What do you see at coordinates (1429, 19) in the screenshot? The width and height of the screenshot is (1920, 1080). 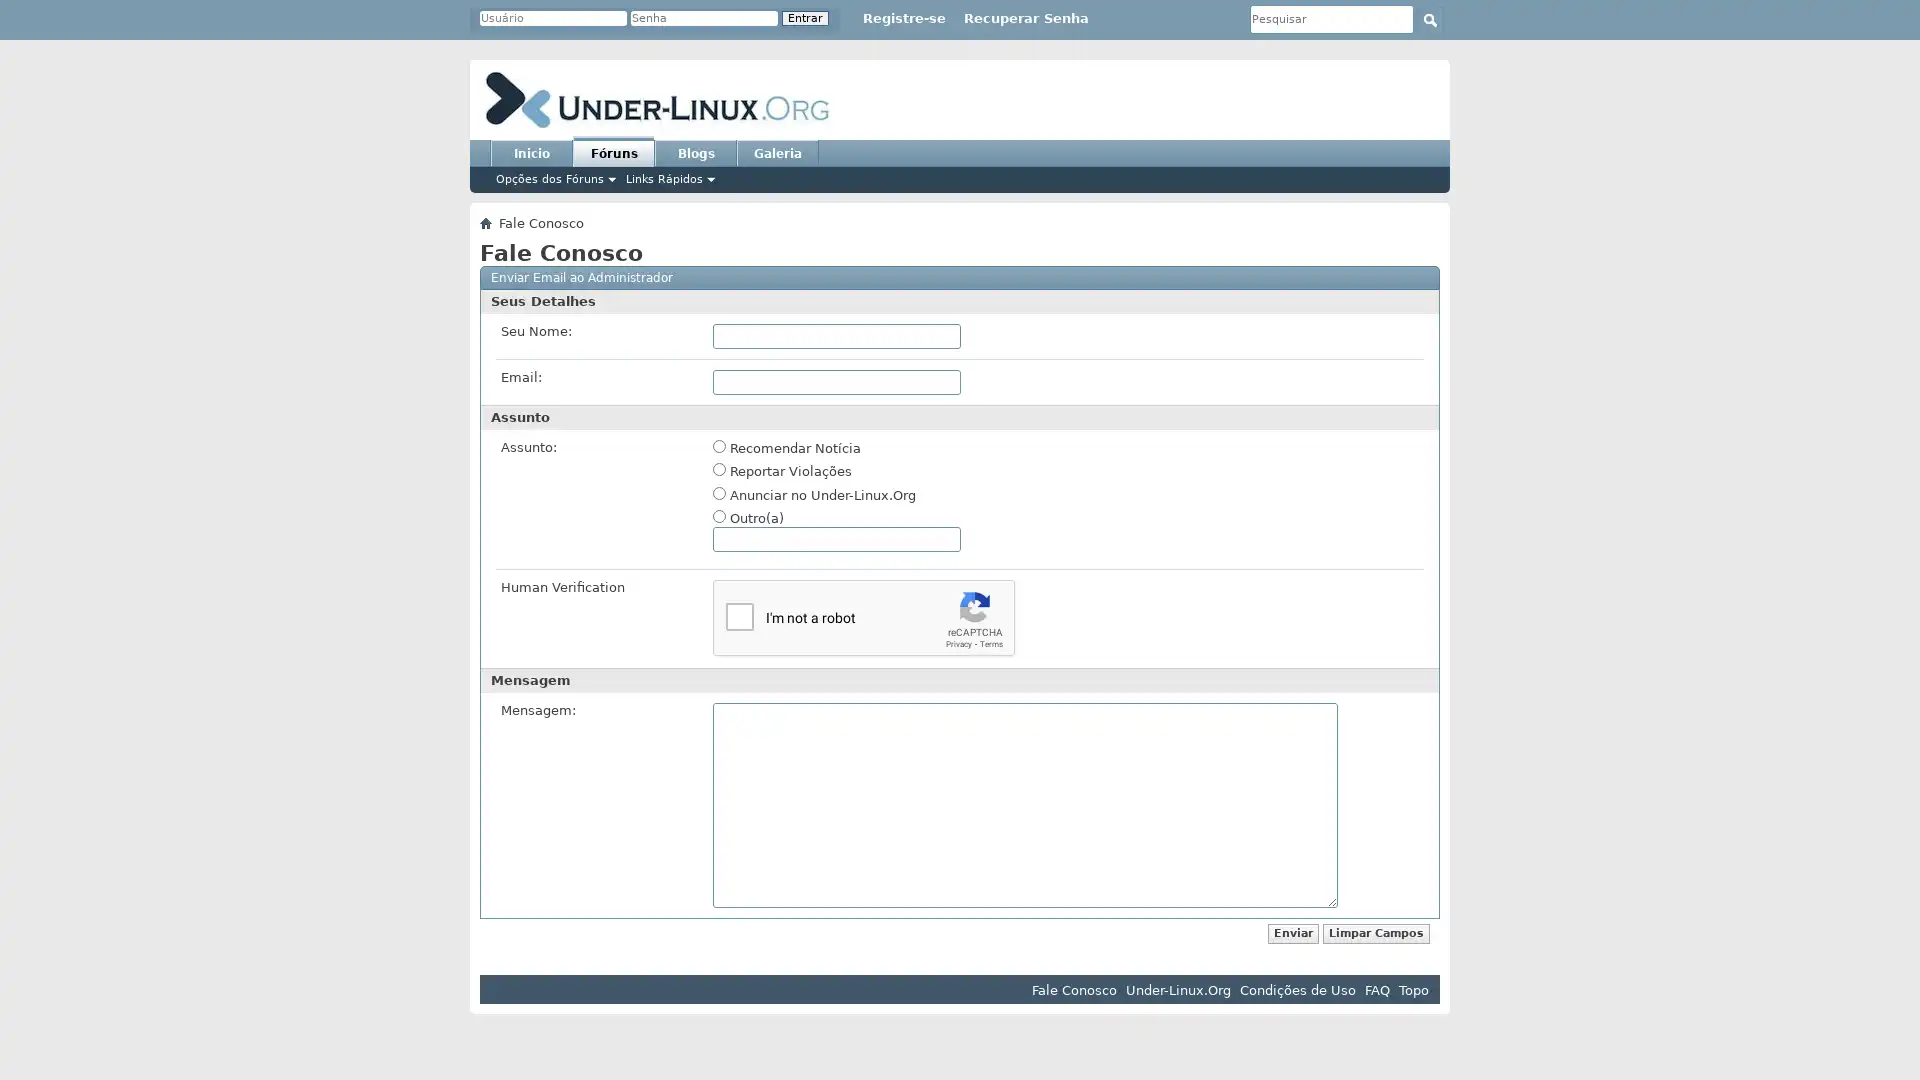 I see `Submit` at bounding box center [1429, 19].